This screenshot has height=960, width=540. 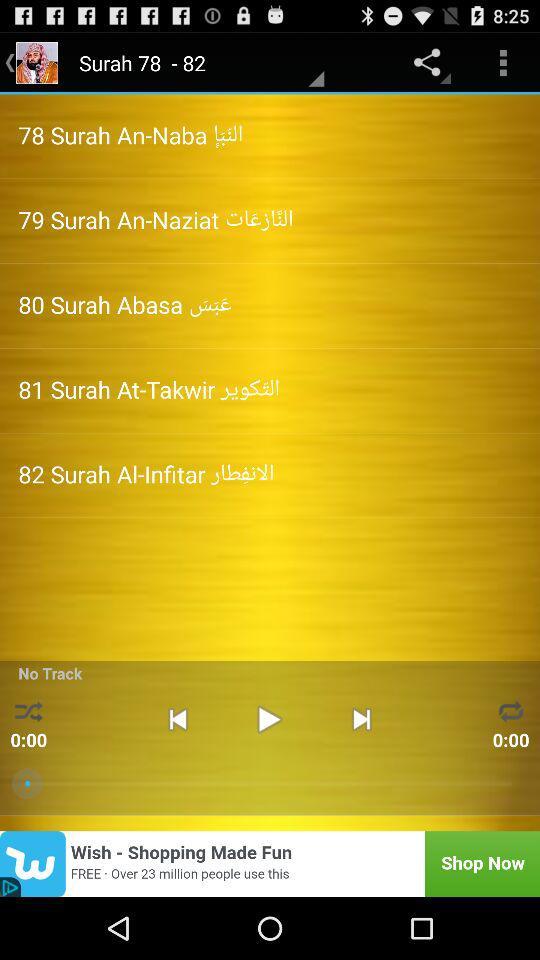 I want to click on the play icon, so click(x=269, y=768).